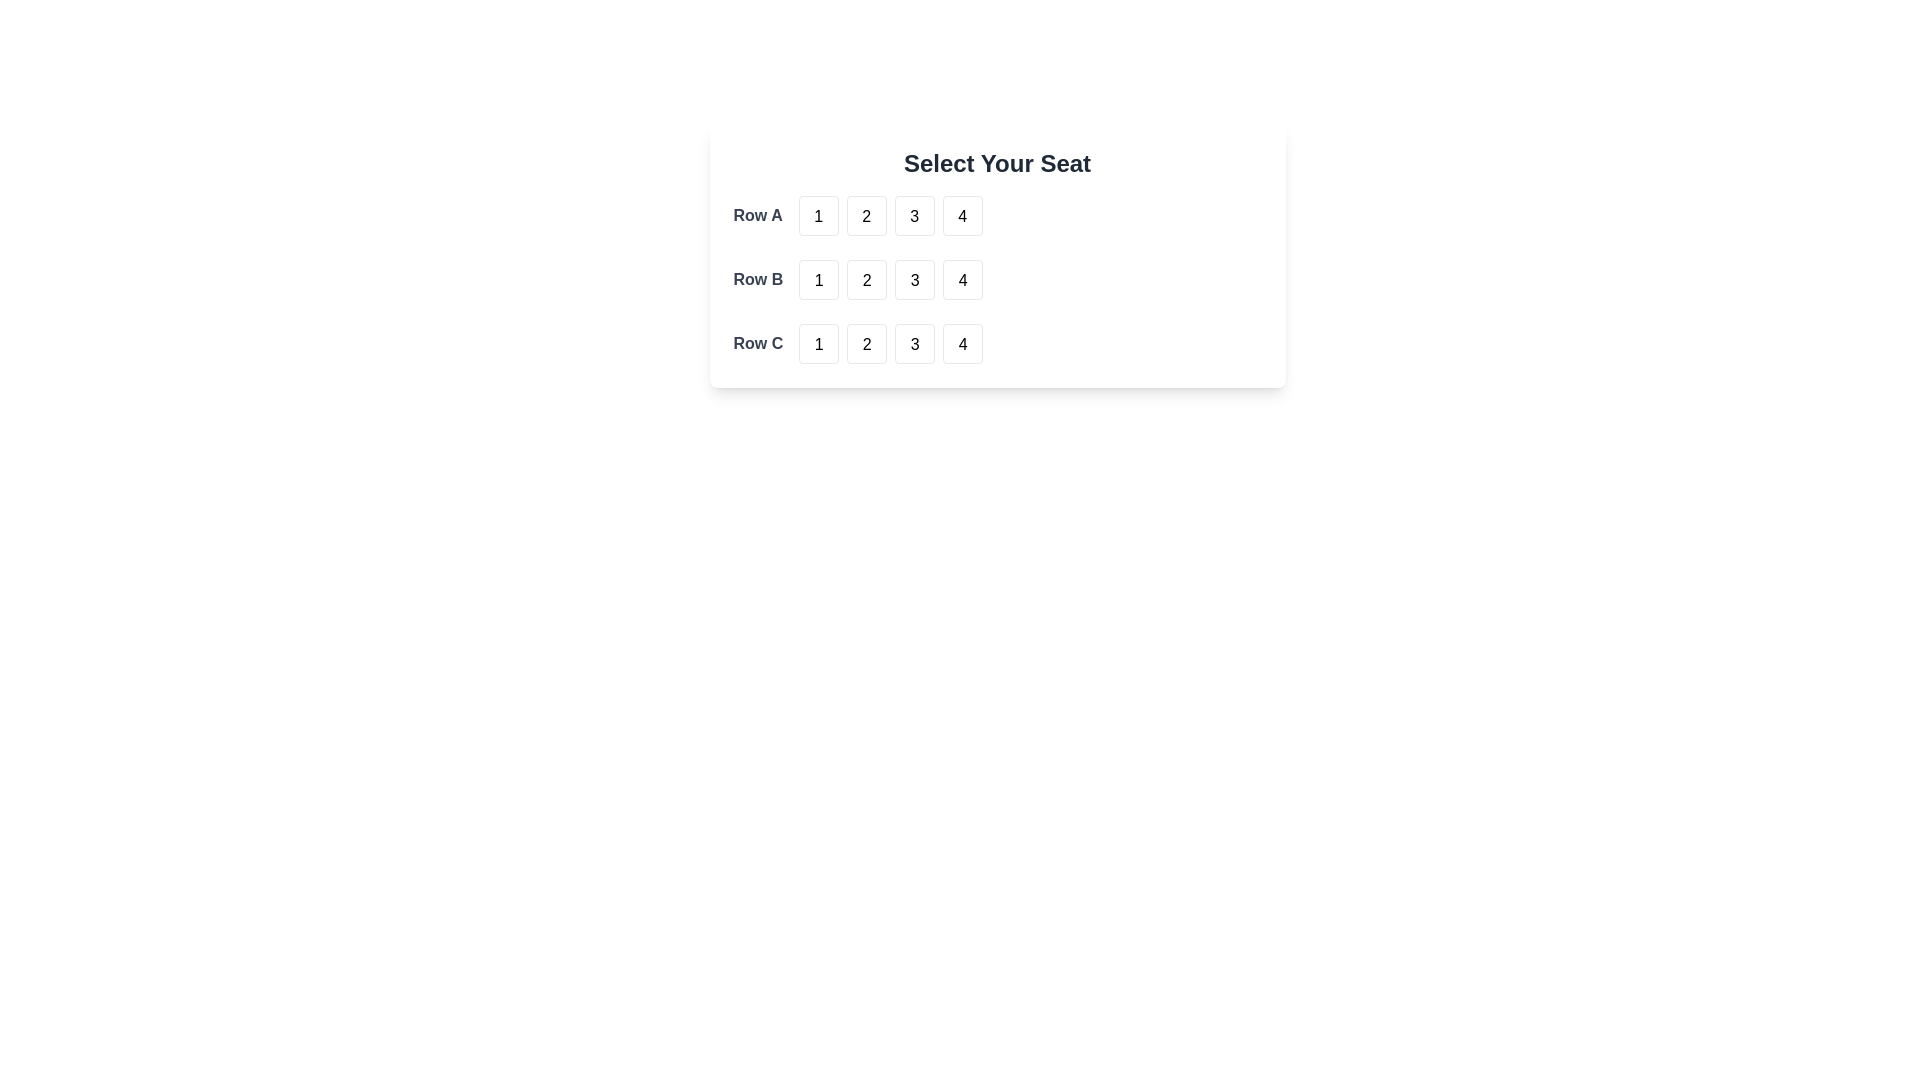 This screenshot has width=1920, height=1080. Describe the element at coordinates (819, 280) in the screenshot. I see `the button displaying the number '1' in the first column of Row B` at that location.